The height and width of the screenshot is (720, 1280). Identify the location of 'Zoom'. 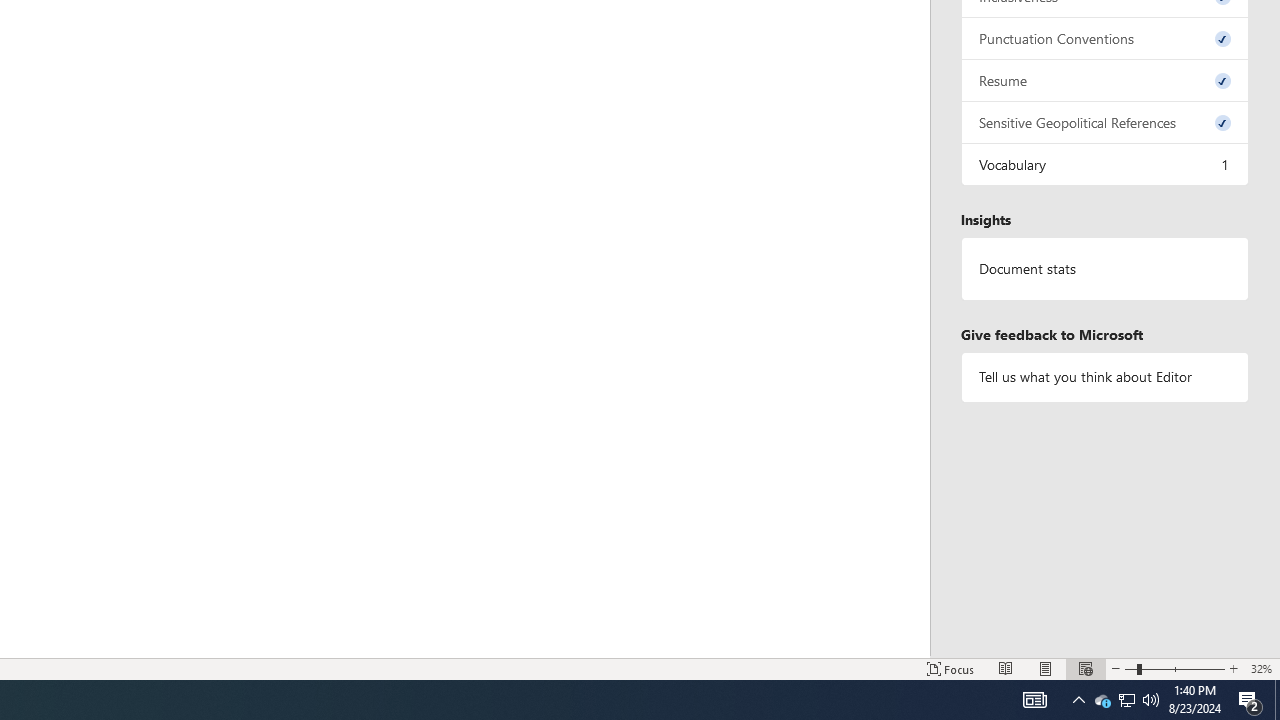
(1175, 669).